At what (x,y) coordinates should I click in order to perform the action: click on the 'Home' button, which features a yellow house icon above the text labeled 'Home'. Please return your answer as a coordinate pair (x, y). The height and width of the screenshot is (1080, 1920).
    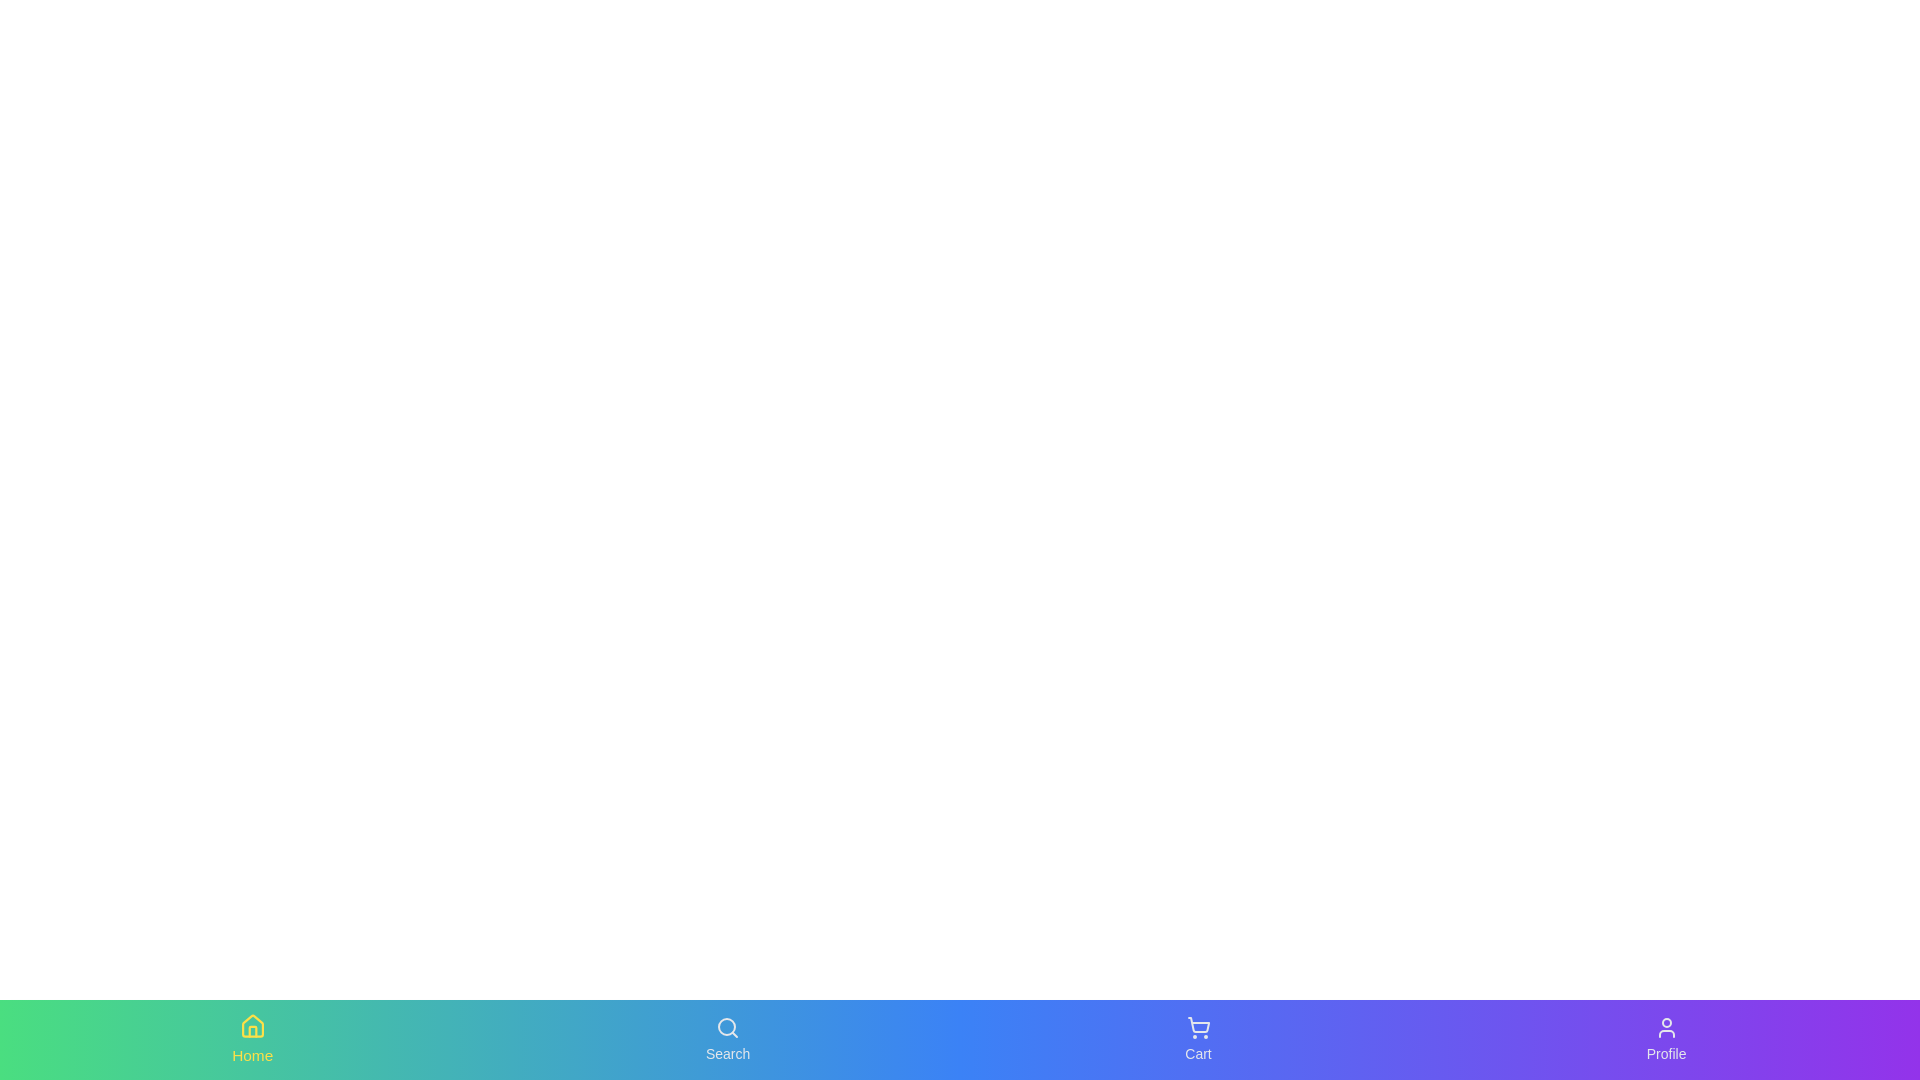
    Looking at the image, I should click on (251, 1039).